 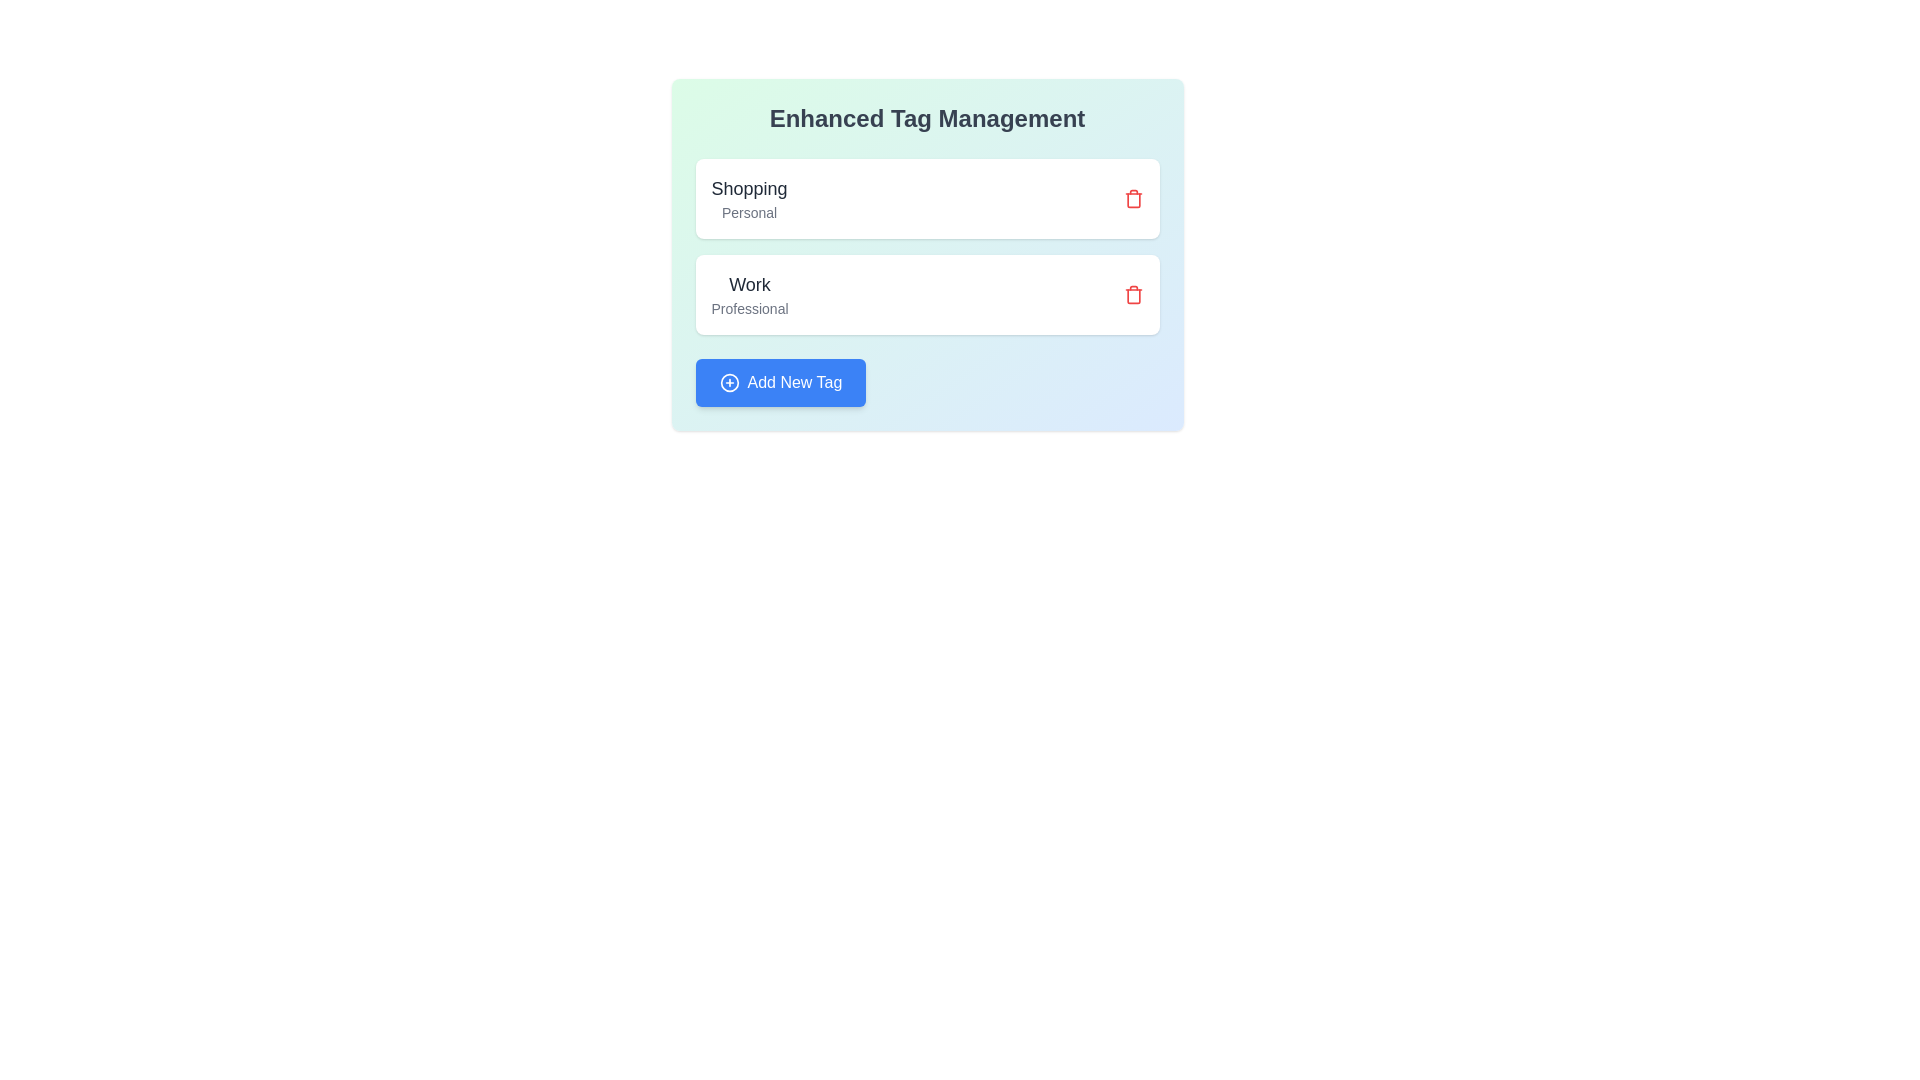 What do you see at coordinates (779, 382) in the screenshot?
I see `the rectangular blue button labeled 'Add New Tag' with a plus icon to observe the hover styling` at bounding box center [779, 382].